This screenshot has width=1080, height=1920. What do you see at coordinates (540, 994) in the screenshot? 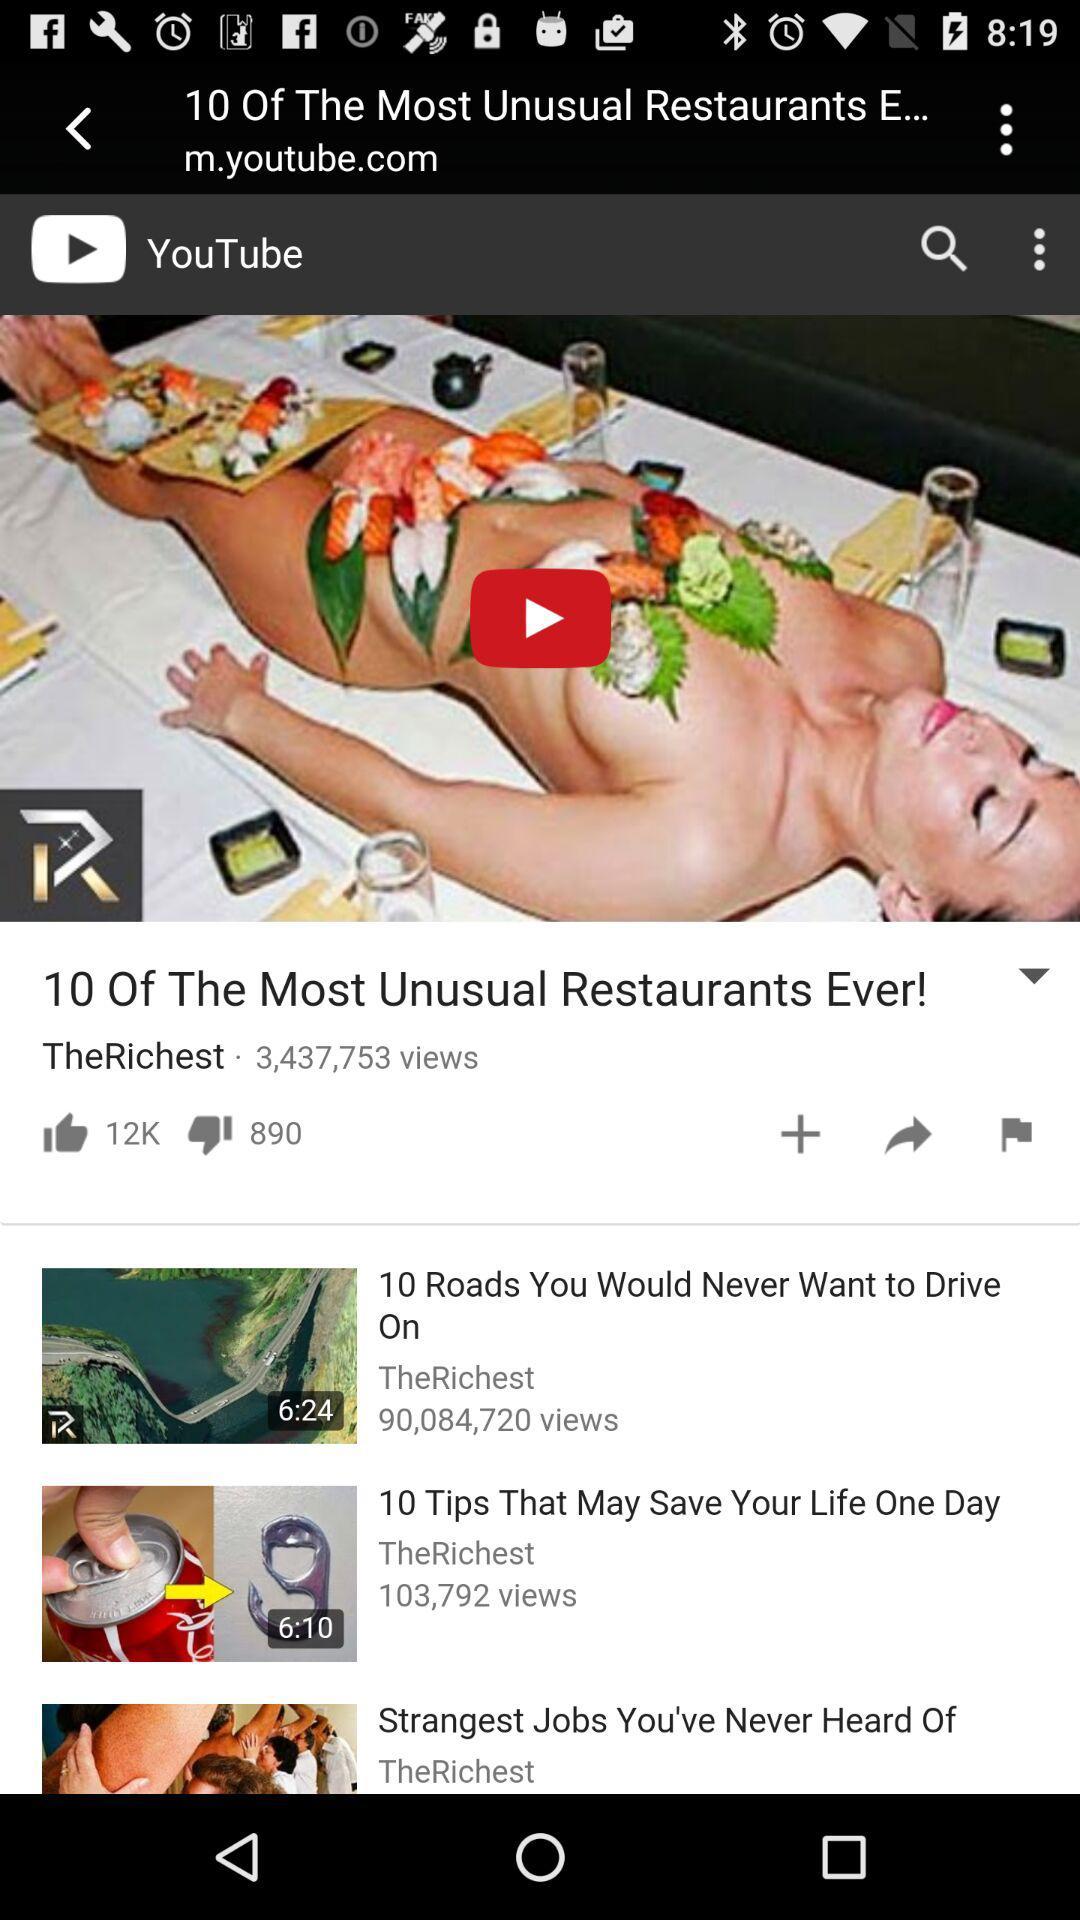
I see `scroll down or up` at bounding box center [540, 994].